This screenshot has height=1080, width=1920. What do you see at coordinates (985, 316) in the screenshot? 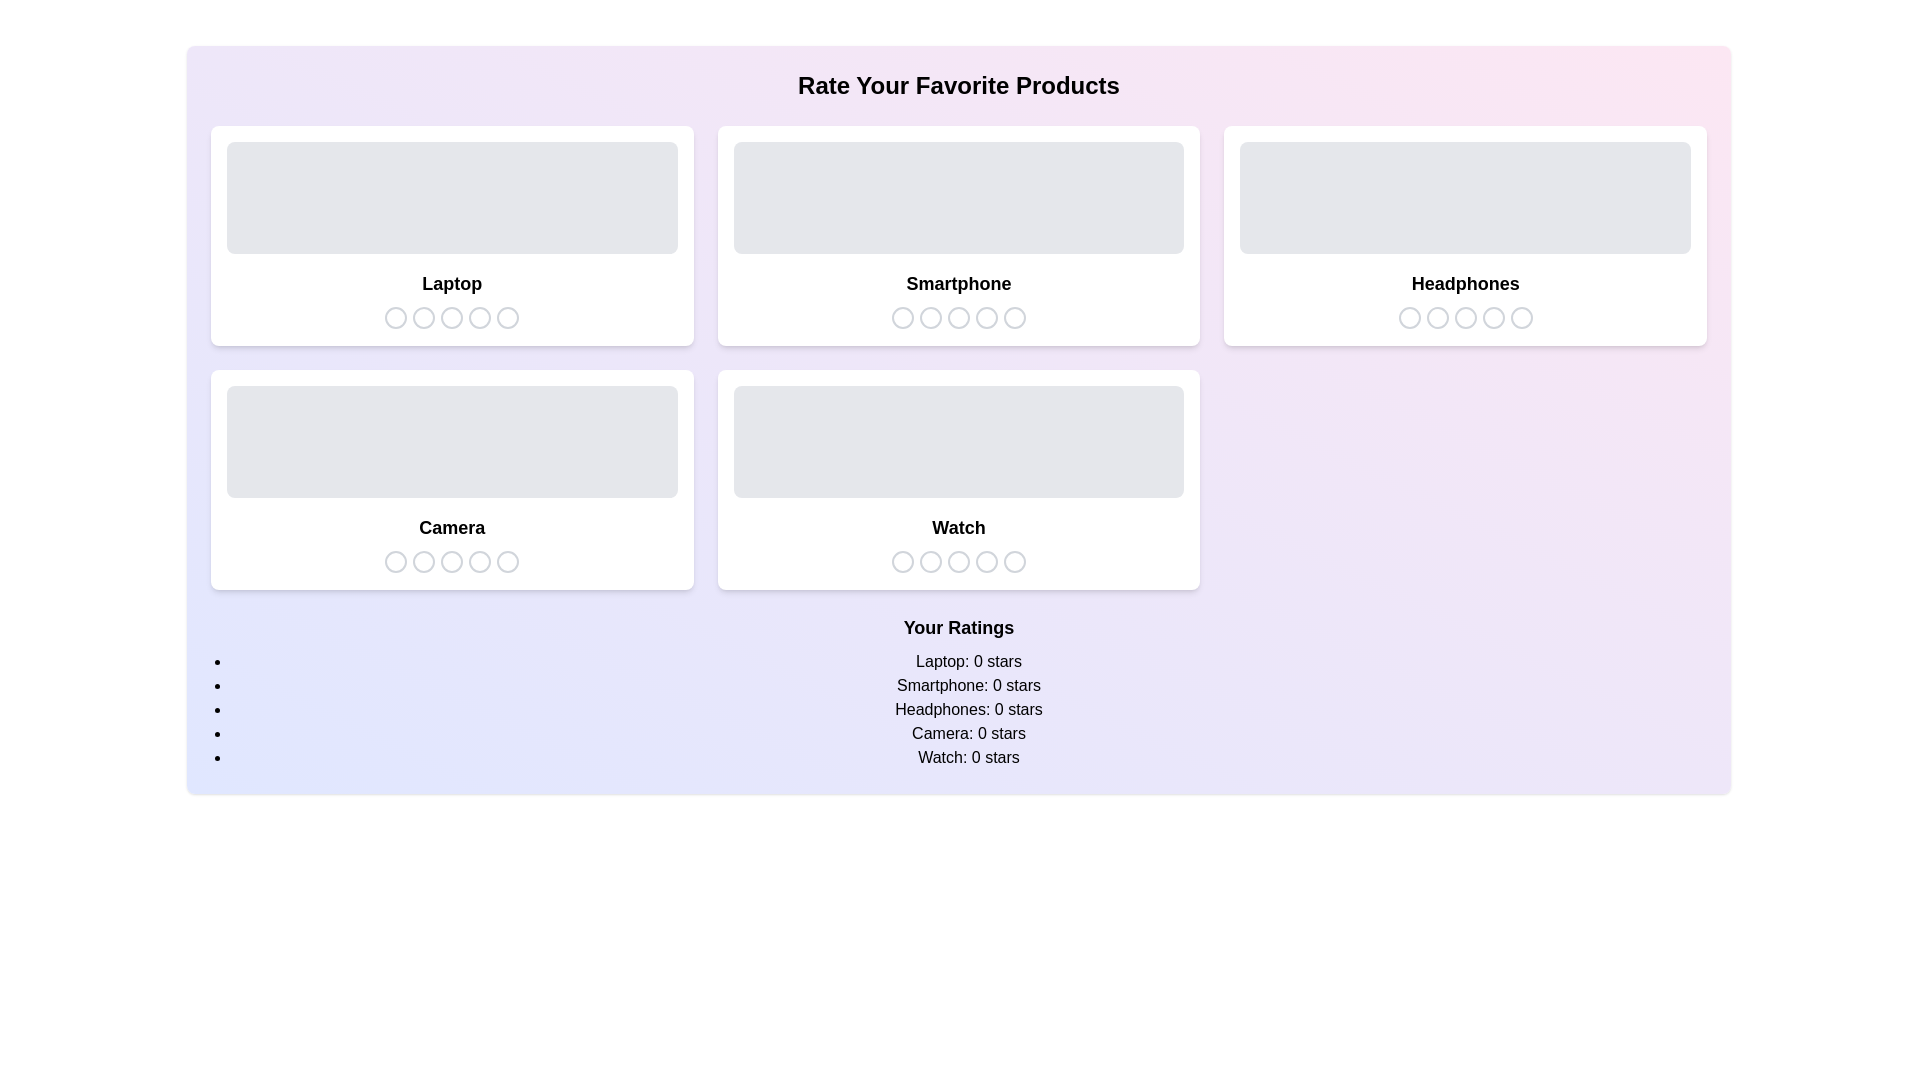
I see `the star icon corresponding to 4 stars for the product Smartphone` at bounding box center [985, 316].